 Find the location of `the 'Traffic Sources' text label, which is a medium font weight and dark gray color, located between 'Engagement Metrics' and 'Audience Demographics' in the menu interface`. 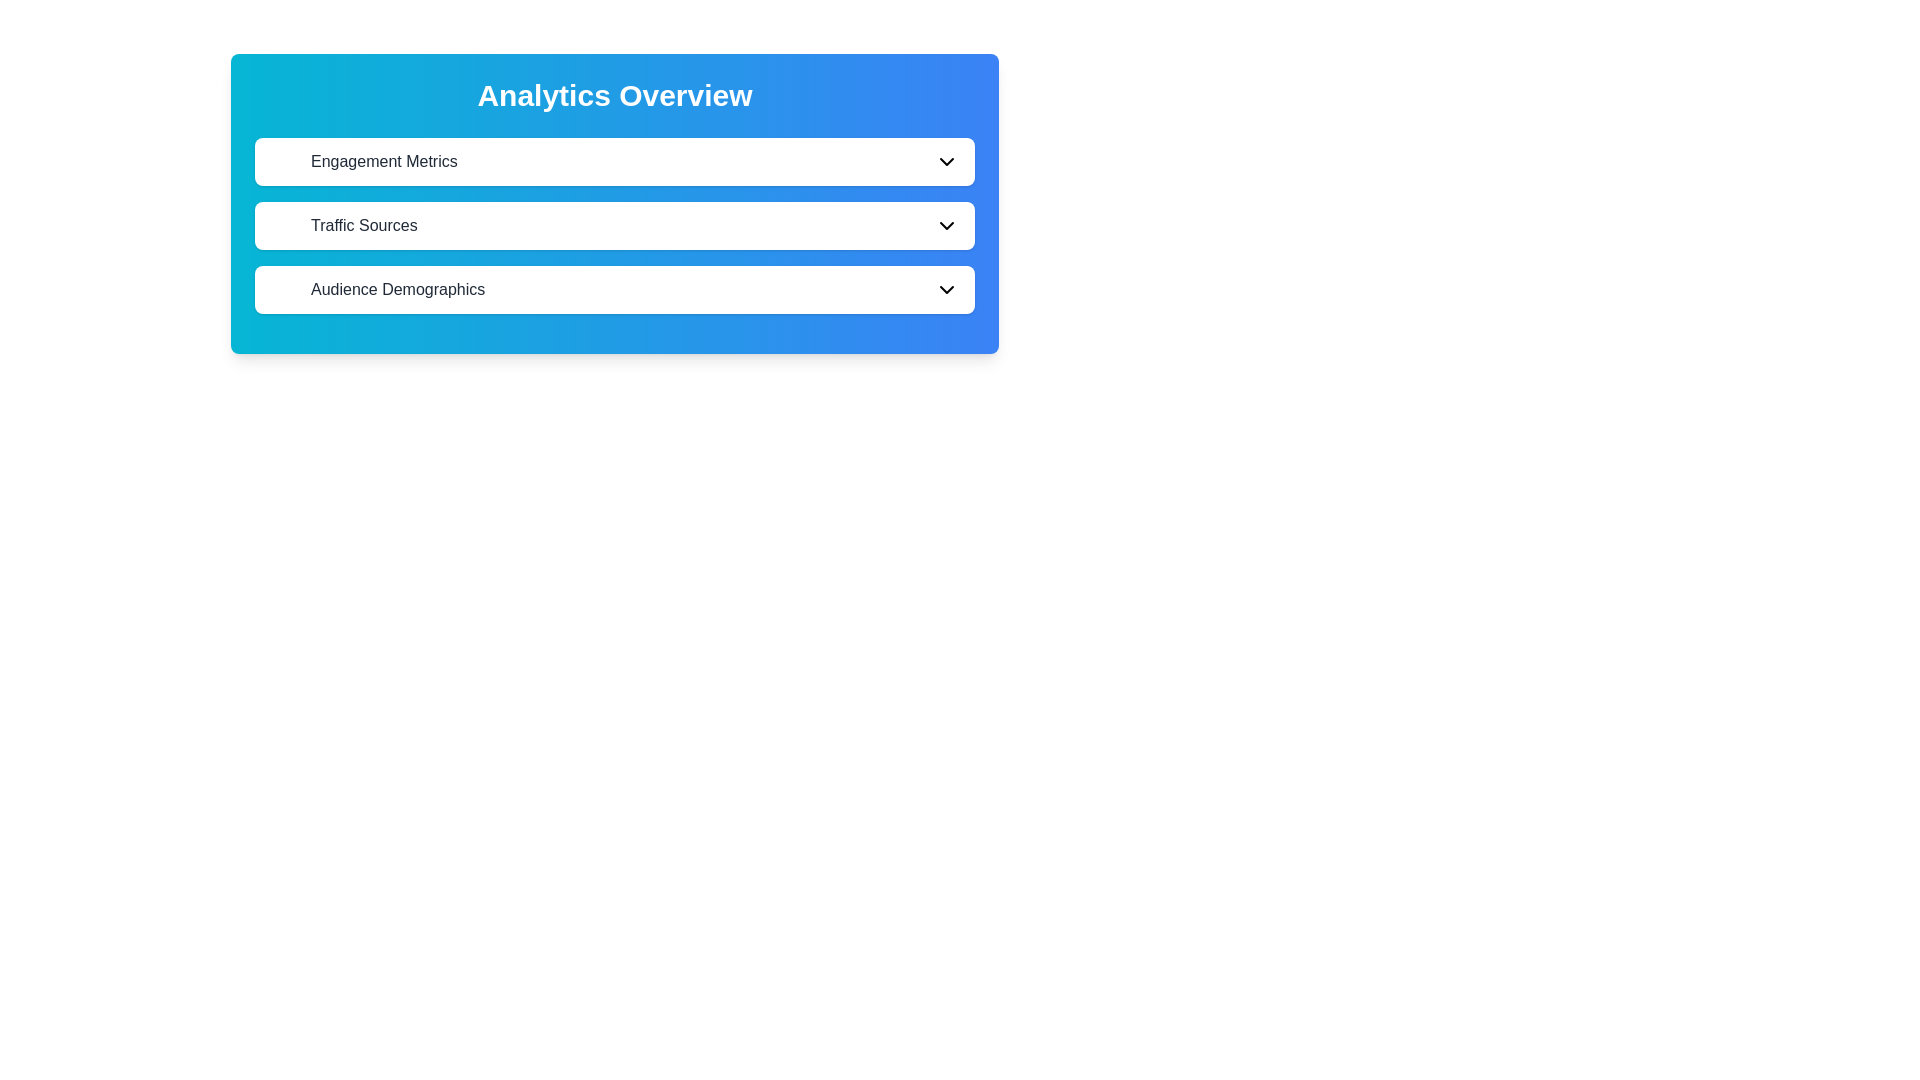

the 'Traffic Sources' text label, which is a medium font weight and dark gray color, located between 'Engagement Metrics' and 'Audience Demographics' in the menu interface is located at coordinates (364, 225).